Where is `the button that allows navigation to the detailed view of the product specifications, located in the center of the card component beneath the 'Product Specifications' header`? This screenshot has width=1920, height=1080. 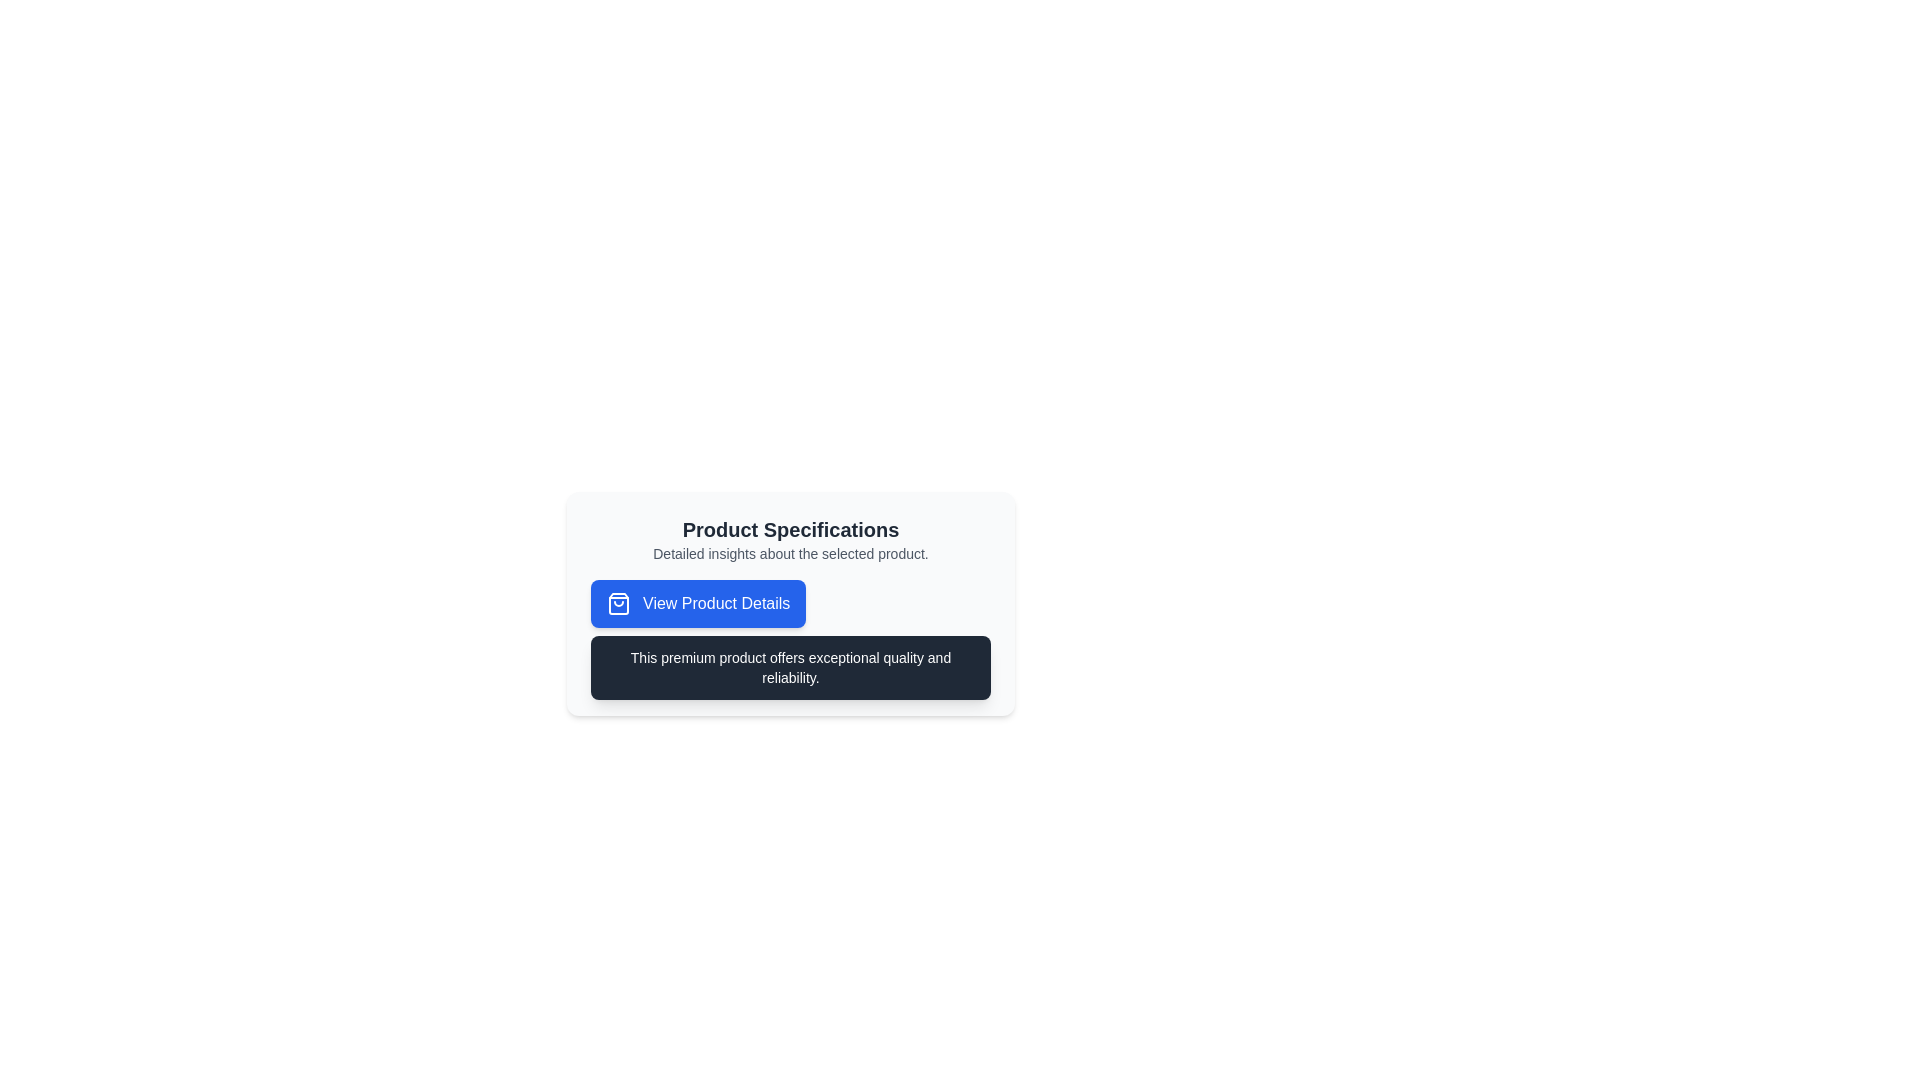 the button that allows navigation to the detailed view of the product specifications, located in the center of the card component beneath the 'Product Specifications' header is located at coordinates (790, 603).